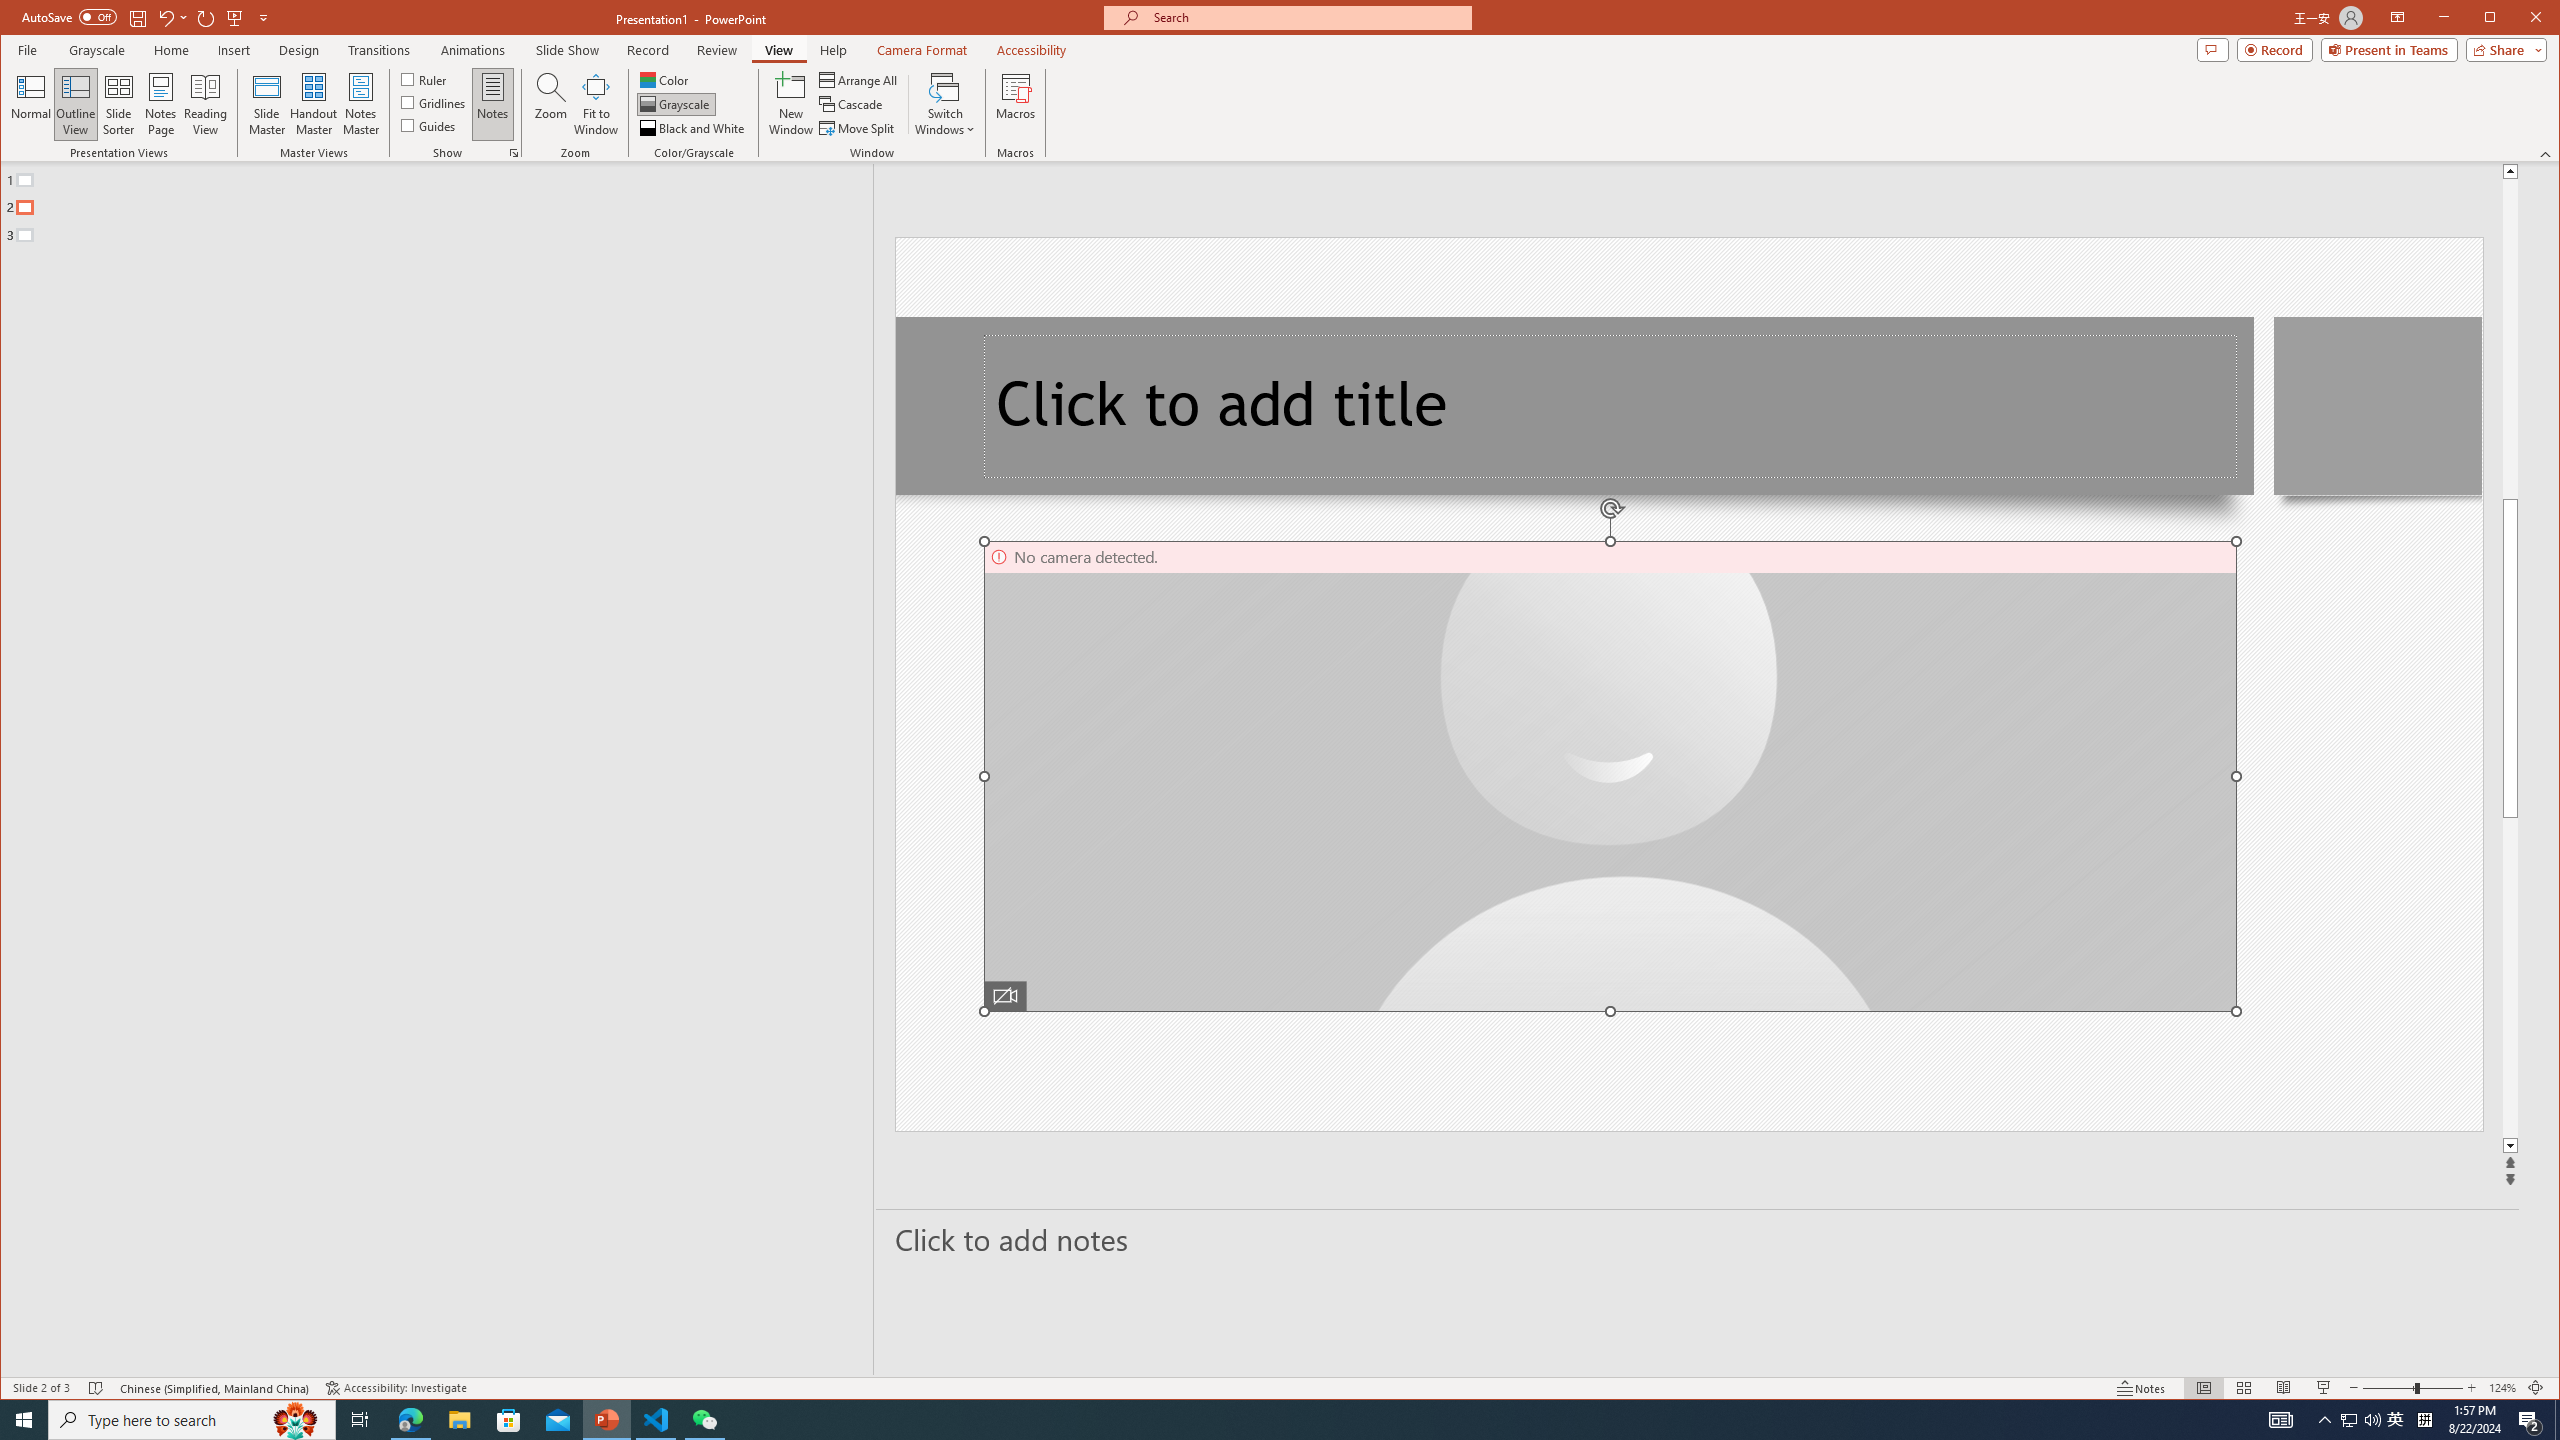 This screenshot has height=1440, width=2560. What do you see at coordinates (359, 103) in the screenshot?
I see `'Notes Master'` at bounding box center [359, 103].